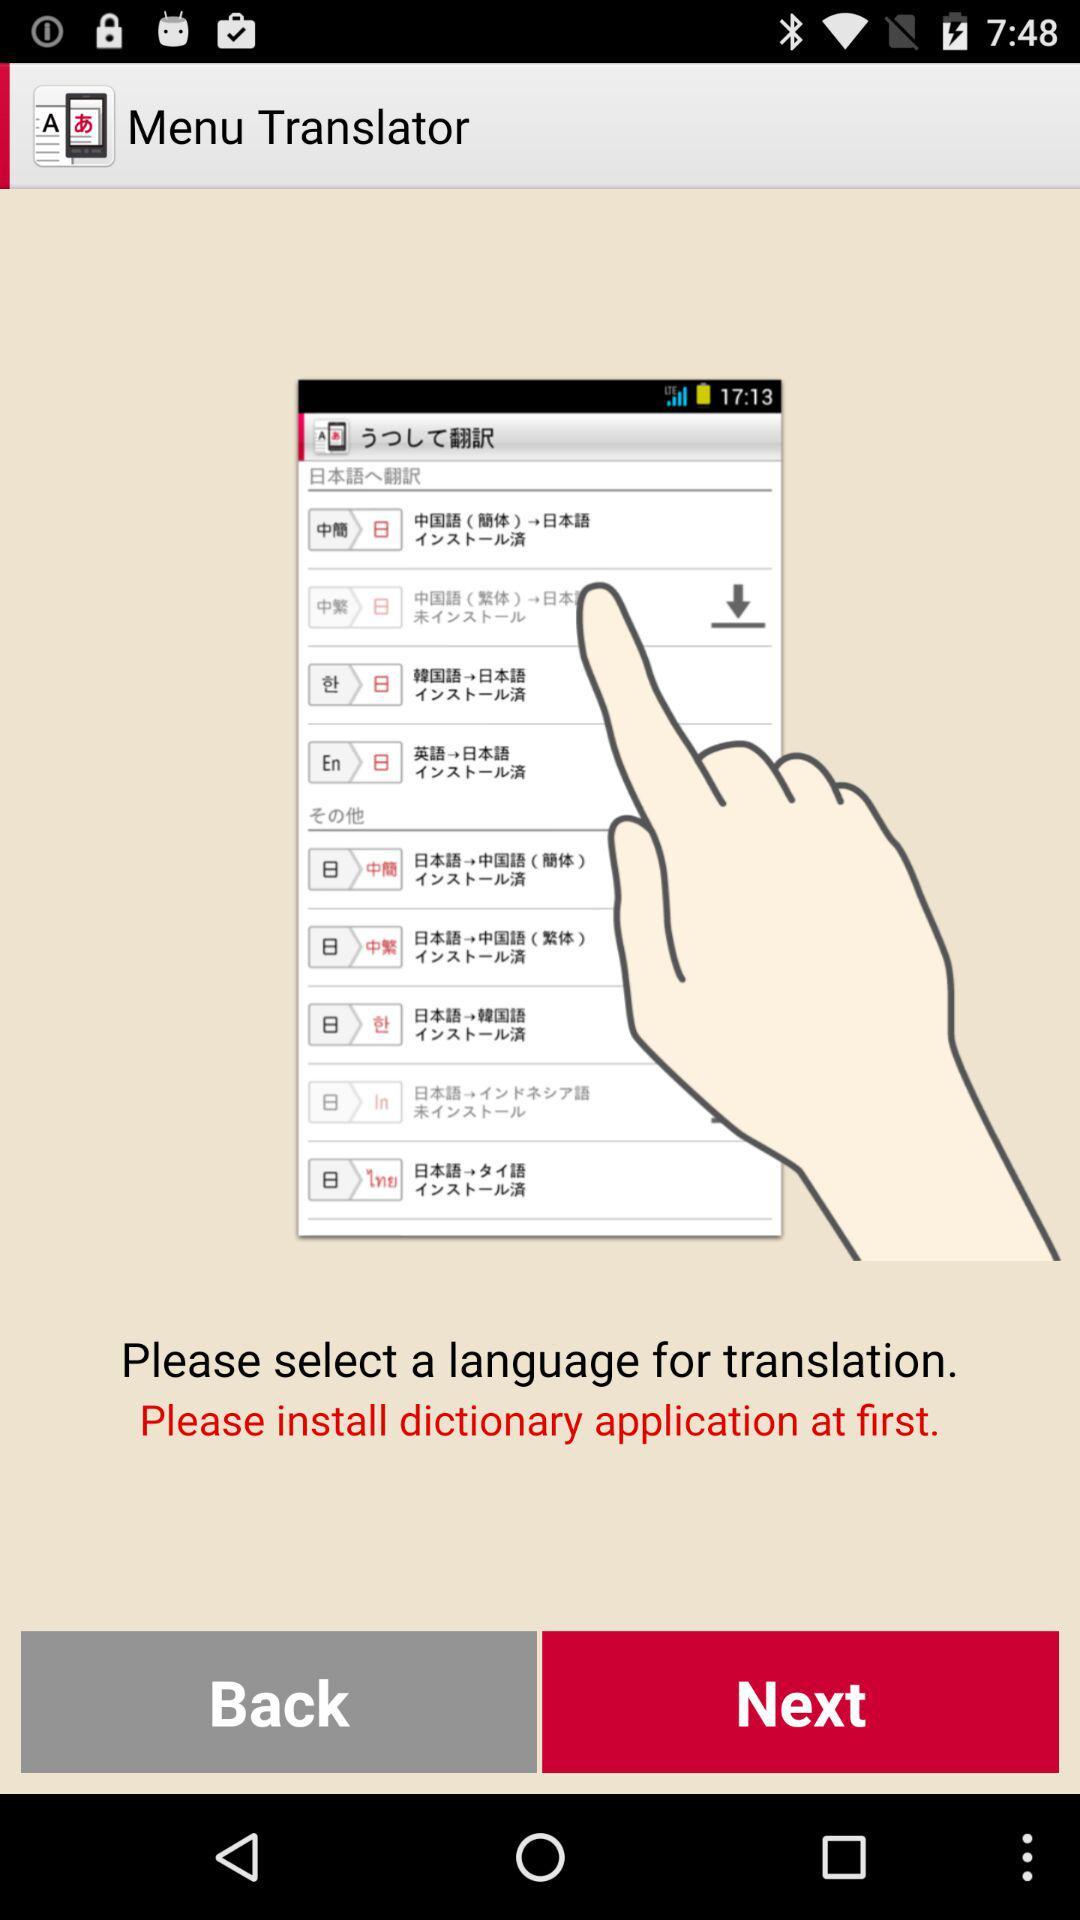 The width and height of the screenshot is (1080, 1920). I want to click on back, so click(278, 1701).